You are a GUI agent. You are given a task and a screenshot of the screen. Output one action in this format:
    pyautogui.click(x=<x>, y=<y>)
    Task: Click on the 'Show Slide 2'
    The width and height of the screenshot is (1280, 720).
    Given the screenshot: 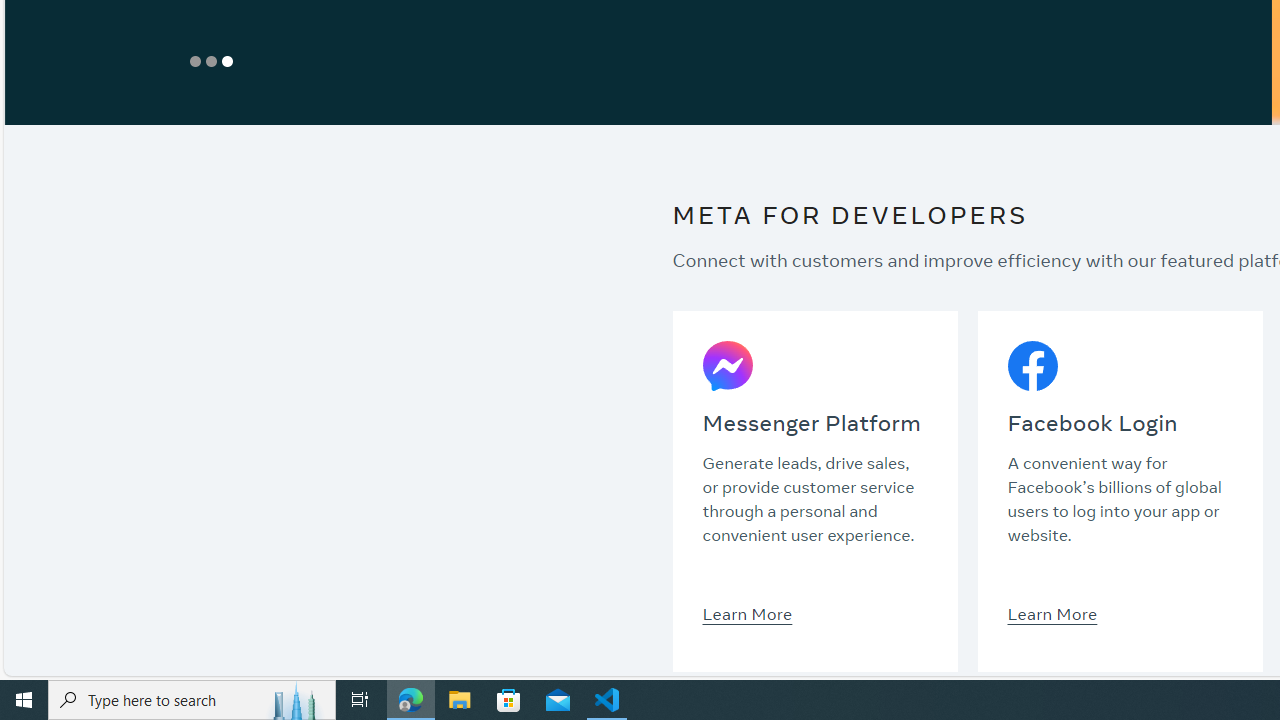 What is the action you would take?
    pyautogui.click(x=211, y=60)
    